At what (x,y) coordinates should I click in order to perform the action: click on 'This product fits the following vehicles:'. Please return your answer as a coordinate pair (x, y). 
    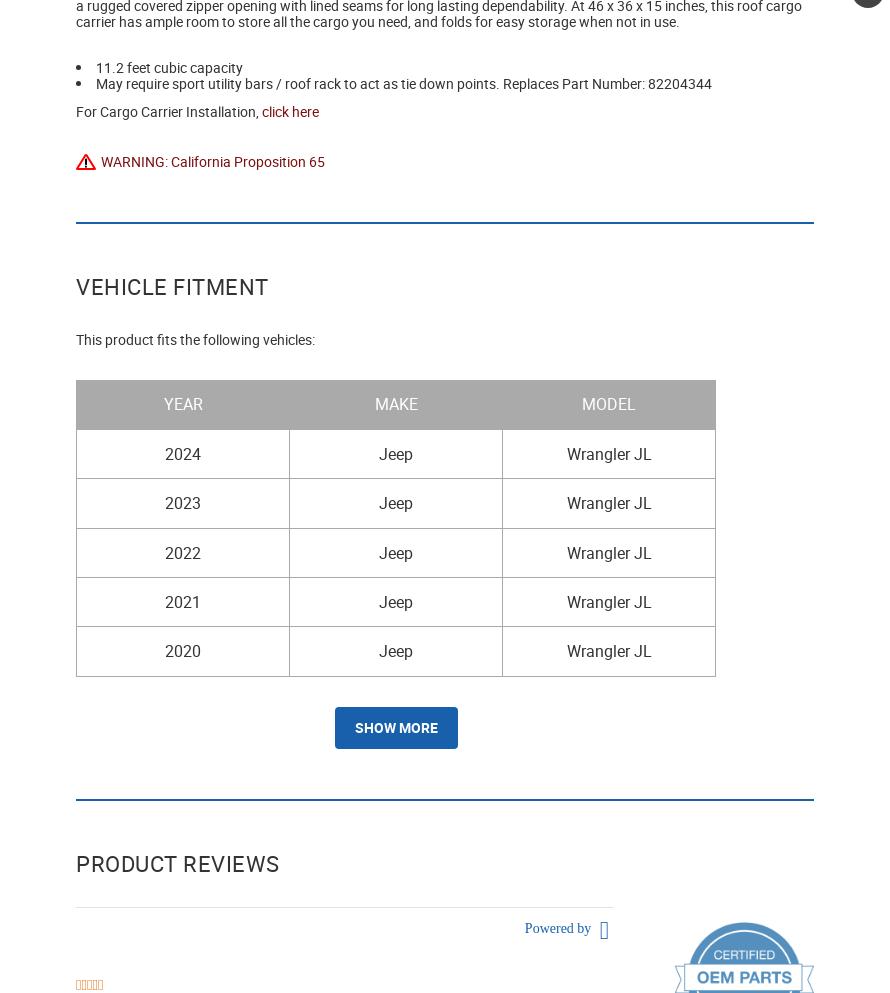
    Looking at the image, I should click on (75, 338).